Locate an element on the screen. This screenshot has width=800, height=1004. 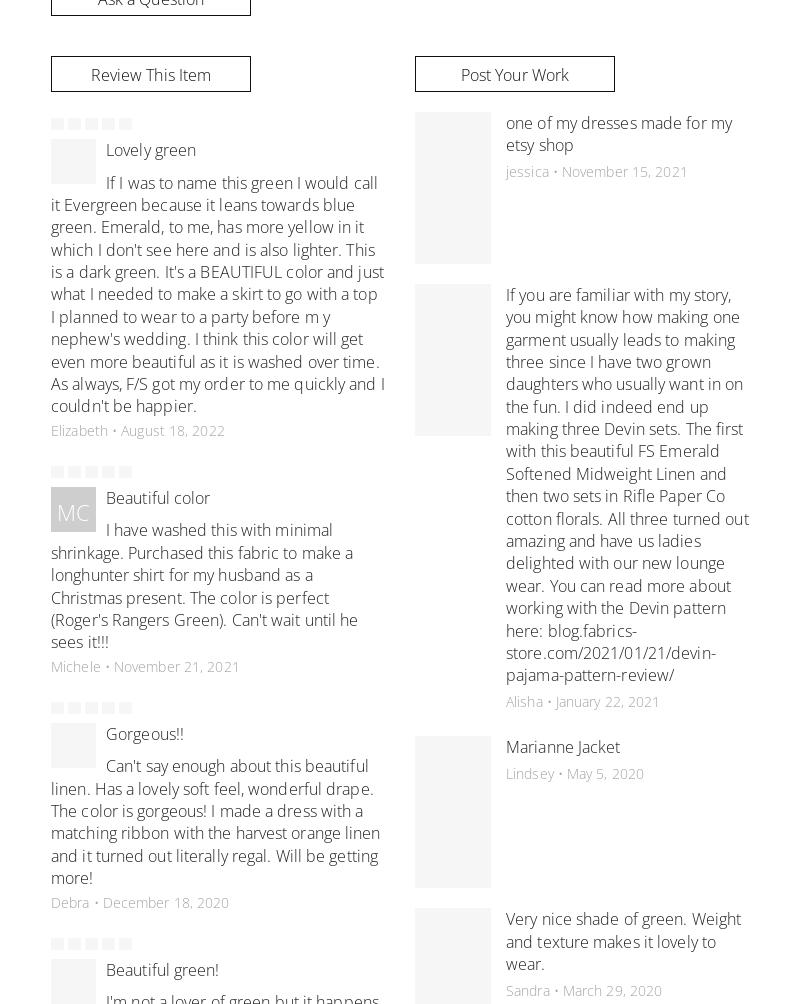
'Gorgeous!!' is located at coordinates (145, 732).